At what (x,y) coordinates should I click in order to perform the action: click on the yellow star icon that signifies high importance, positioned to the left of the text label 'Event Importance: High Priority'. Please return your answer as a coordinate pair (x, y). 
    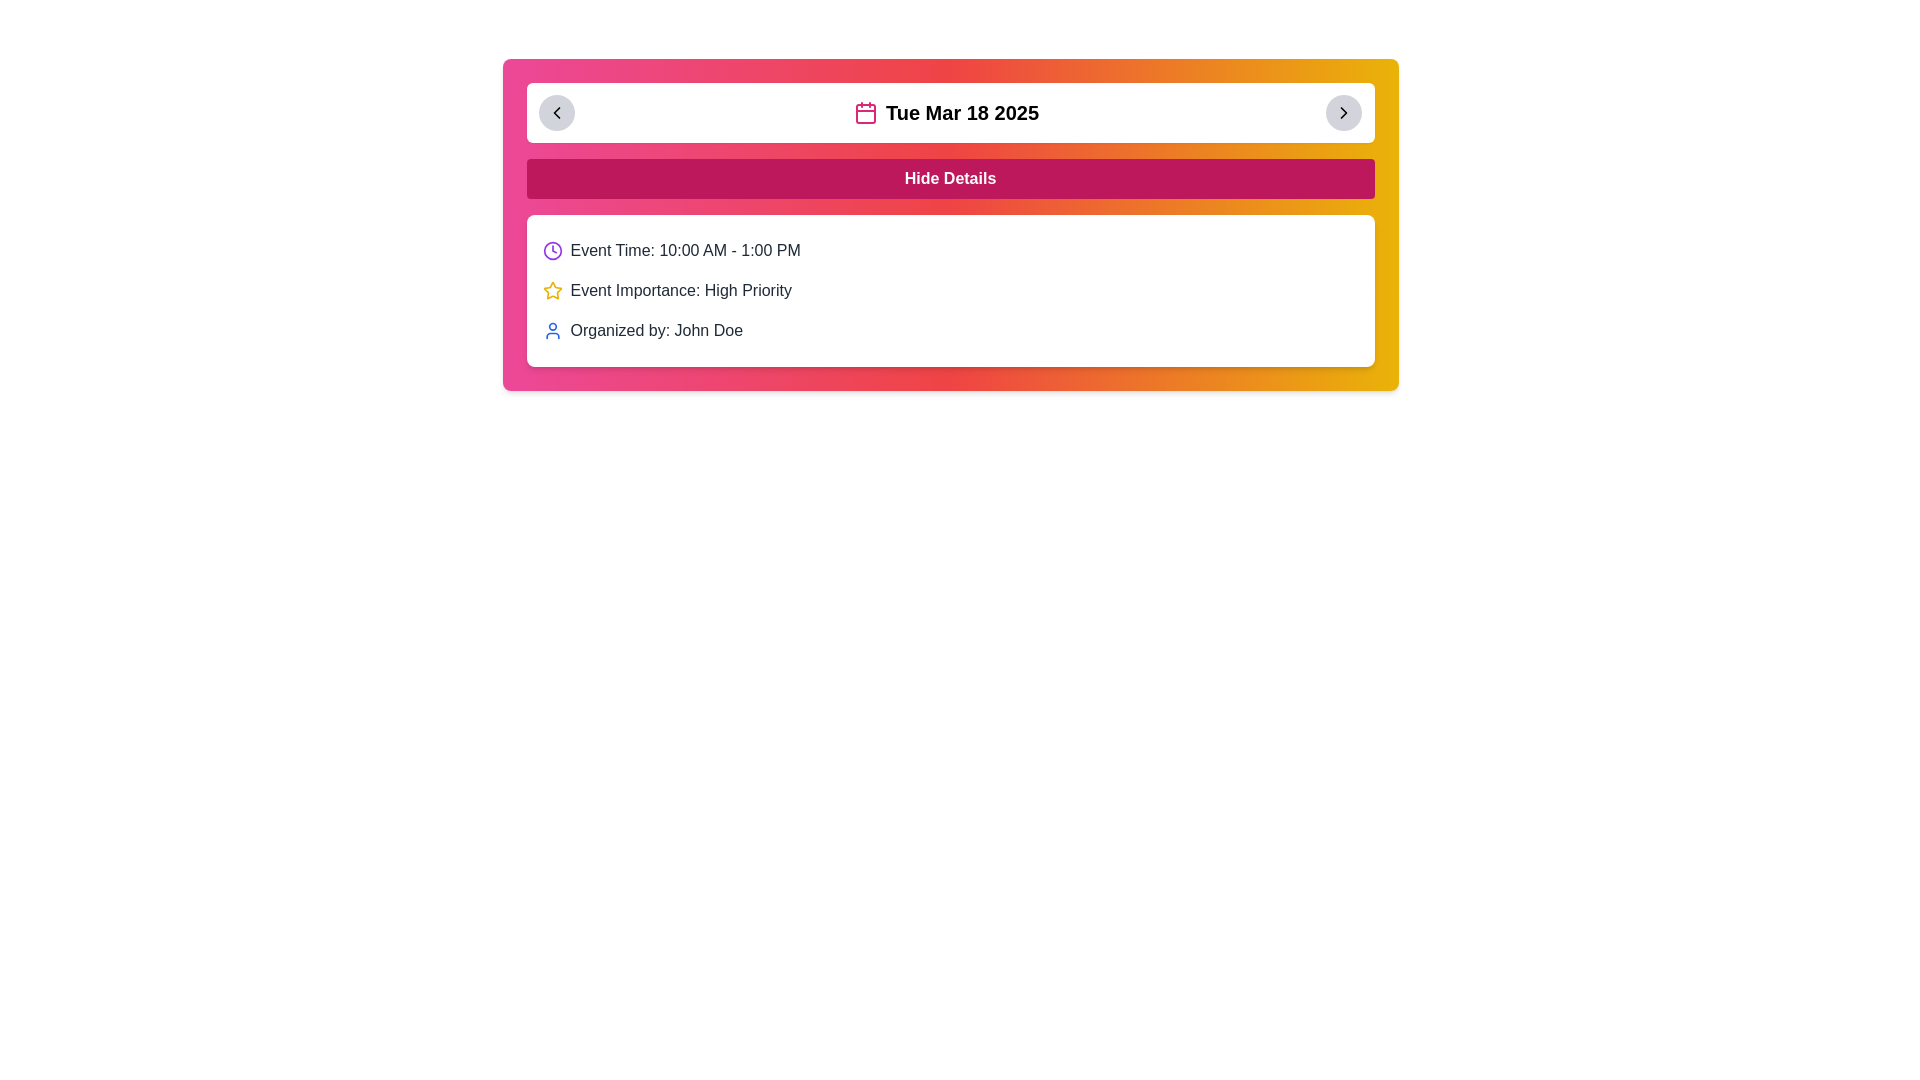
    Looking at the image, I should click on (552, 290).